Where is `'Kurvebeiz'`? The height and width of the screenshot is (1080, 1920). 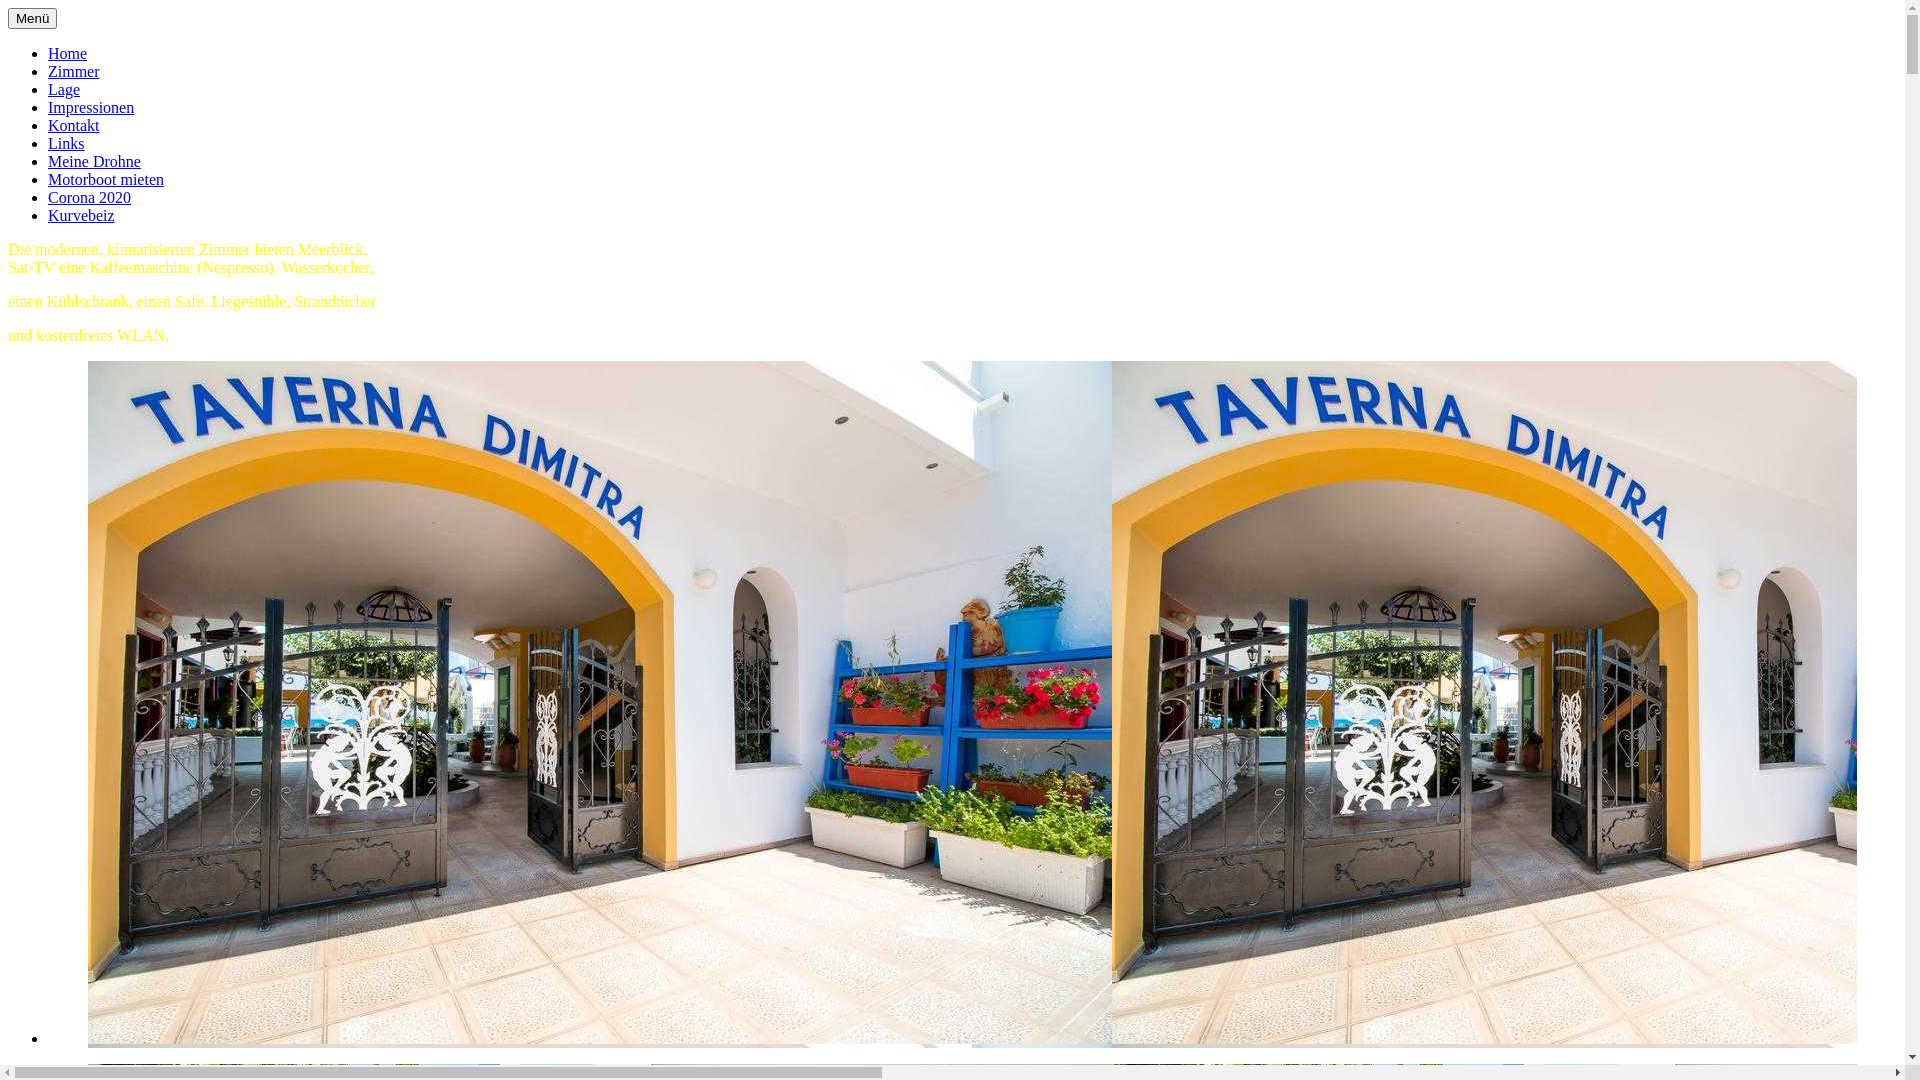
'Kurvebeiz' is located at coordinates (80, 215).